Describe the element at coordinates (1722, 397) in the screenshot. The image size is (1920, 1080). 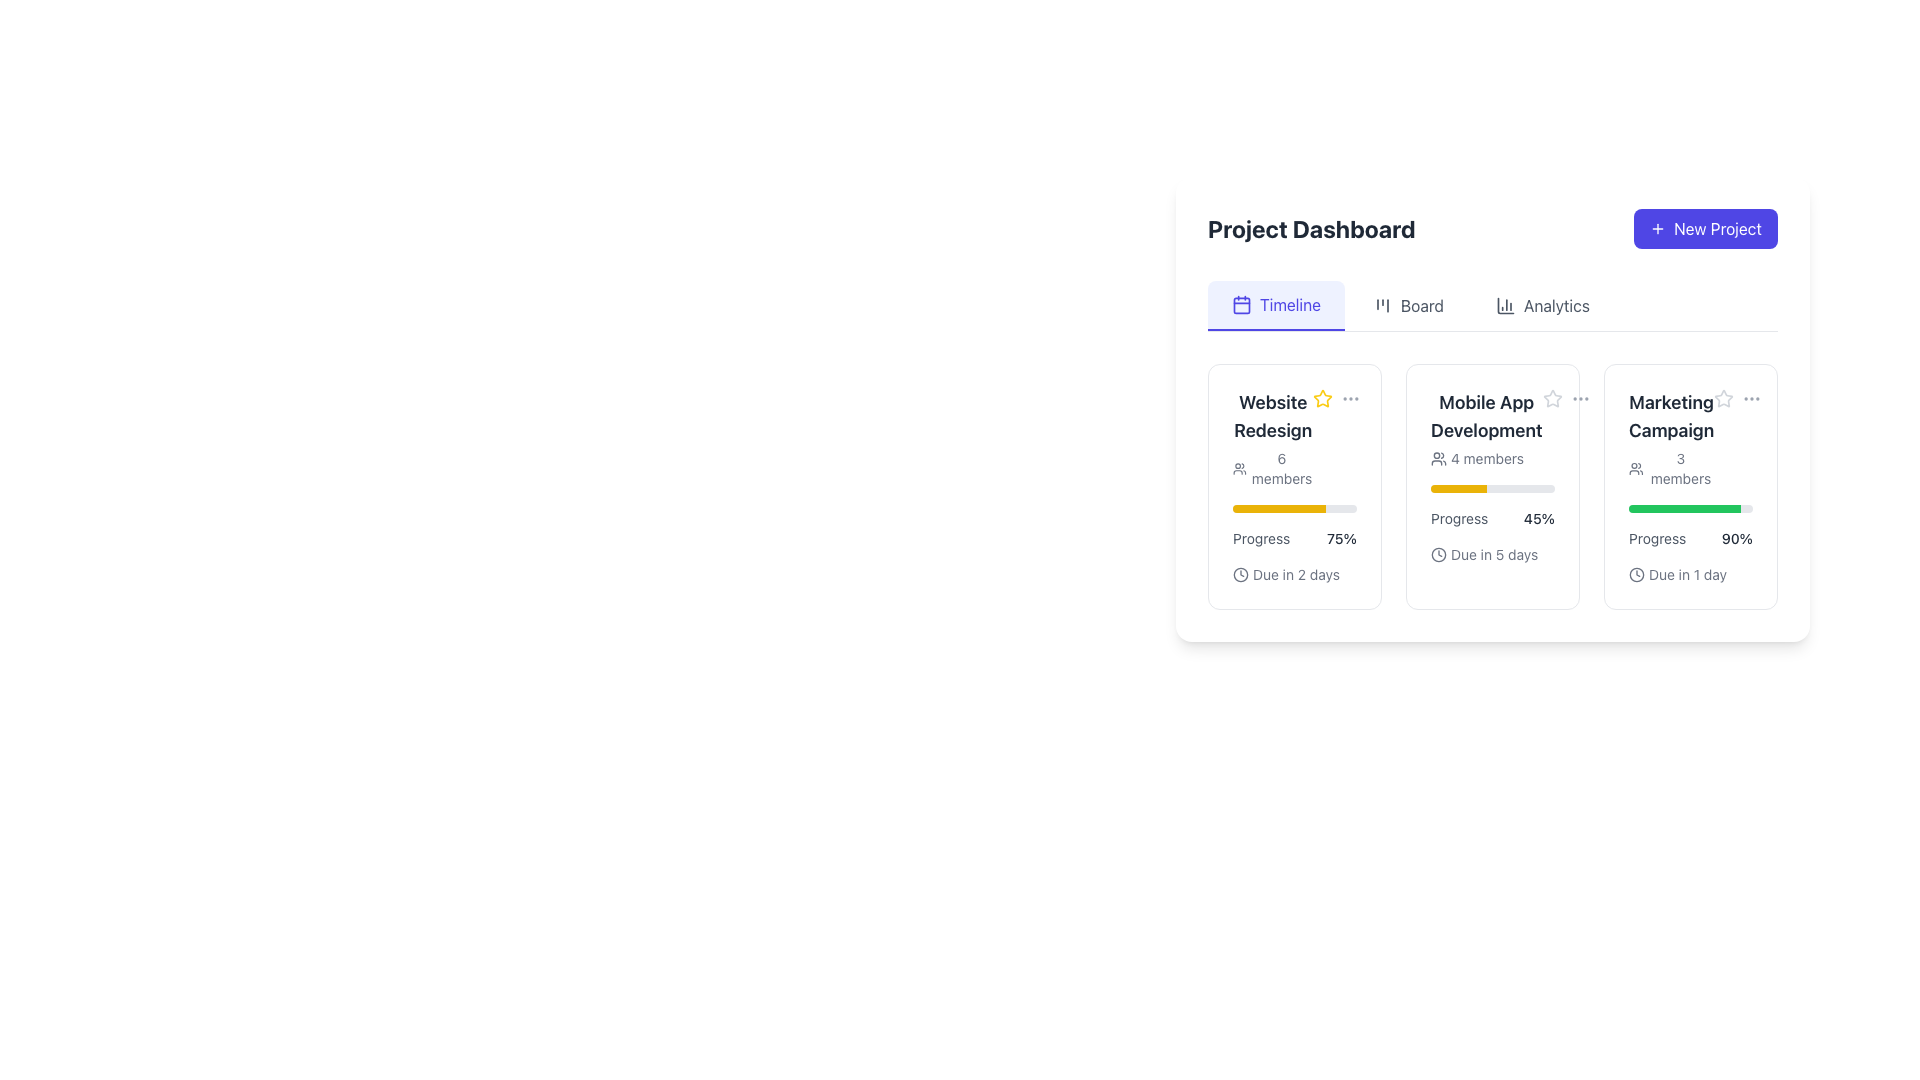
I see `the star icon in the Marketing Campaign section of the project dashboard` at that location.